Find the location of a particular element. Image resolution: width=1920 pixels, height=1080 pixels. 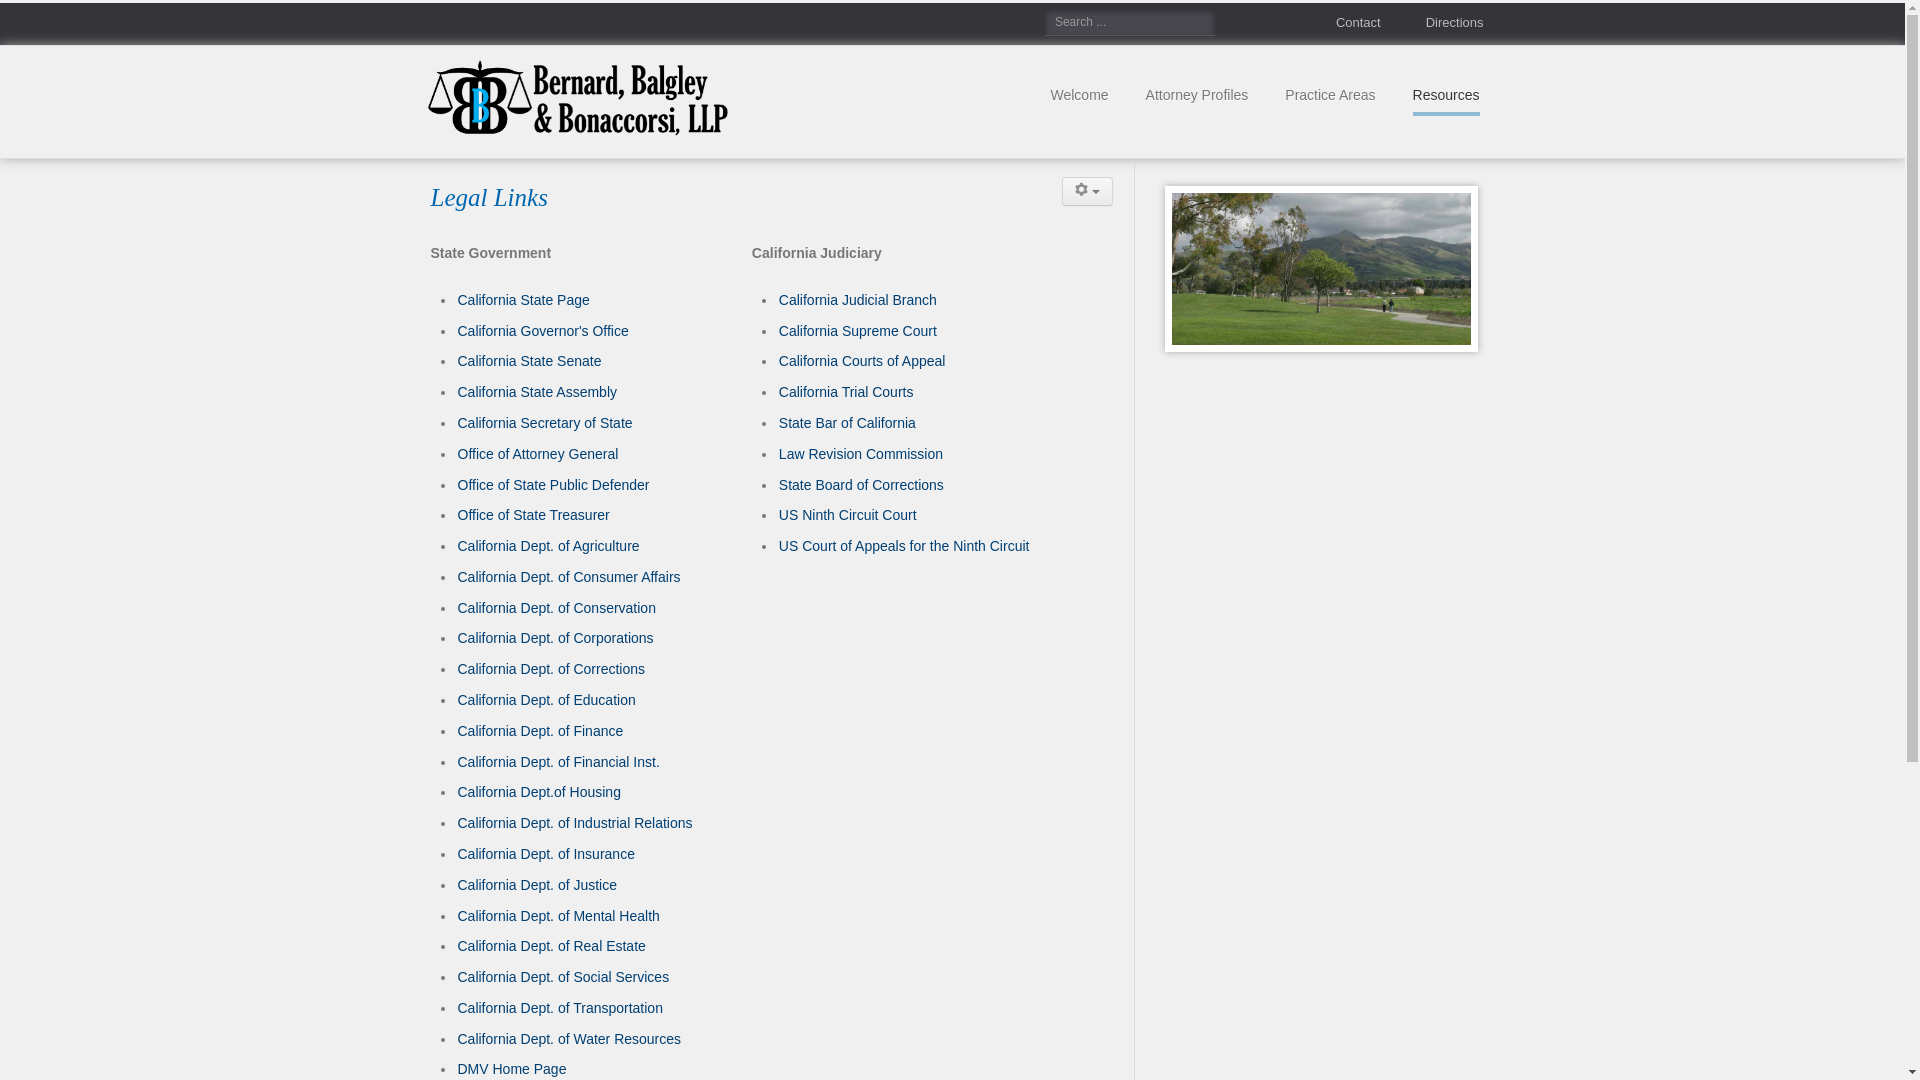

'US Court of Appeals for the Ninth Circuit' is located at coordinates (903, 546).